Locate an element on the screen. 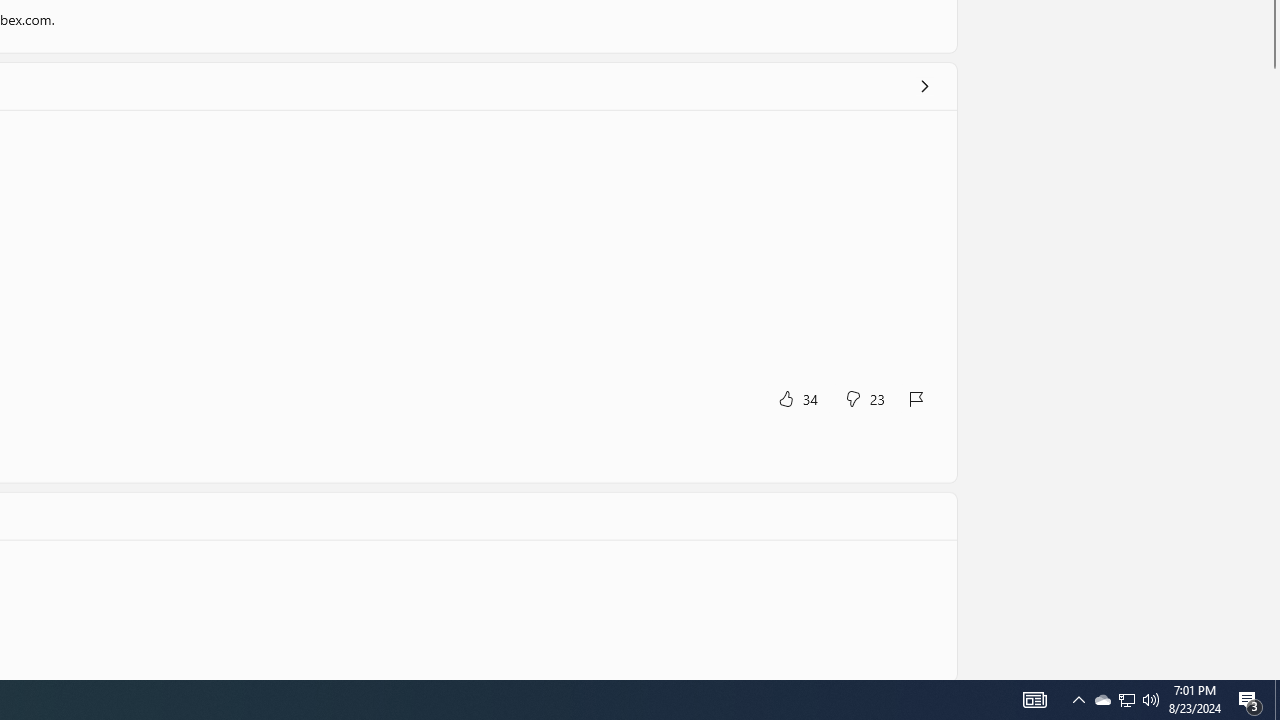 This screenshot has height=720, width=1280. 'Report review' is located at coordinates (916, 398).